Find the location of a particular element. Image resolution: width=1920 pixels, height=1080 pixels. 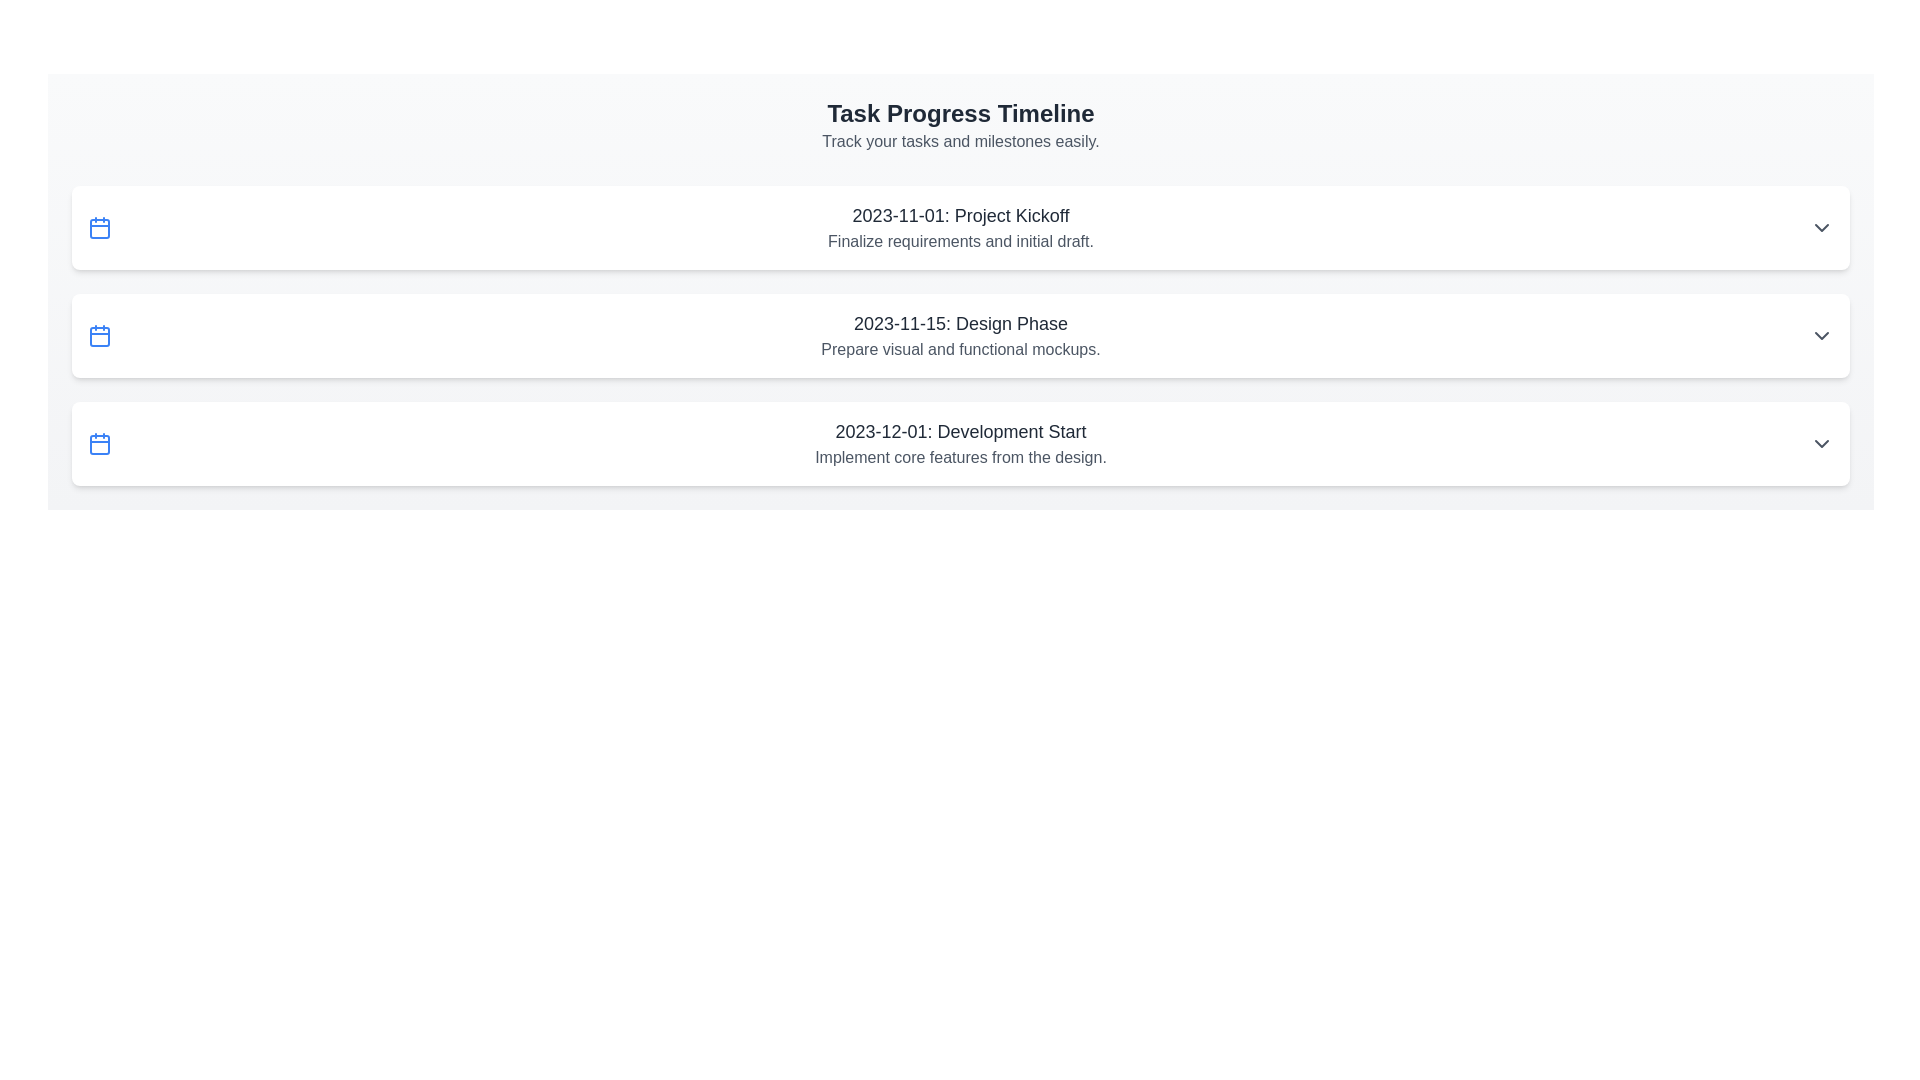

the date icon representing '2023-12-01: Development Start' located at the beginning of the third list item is located at coordinates (99, 442).